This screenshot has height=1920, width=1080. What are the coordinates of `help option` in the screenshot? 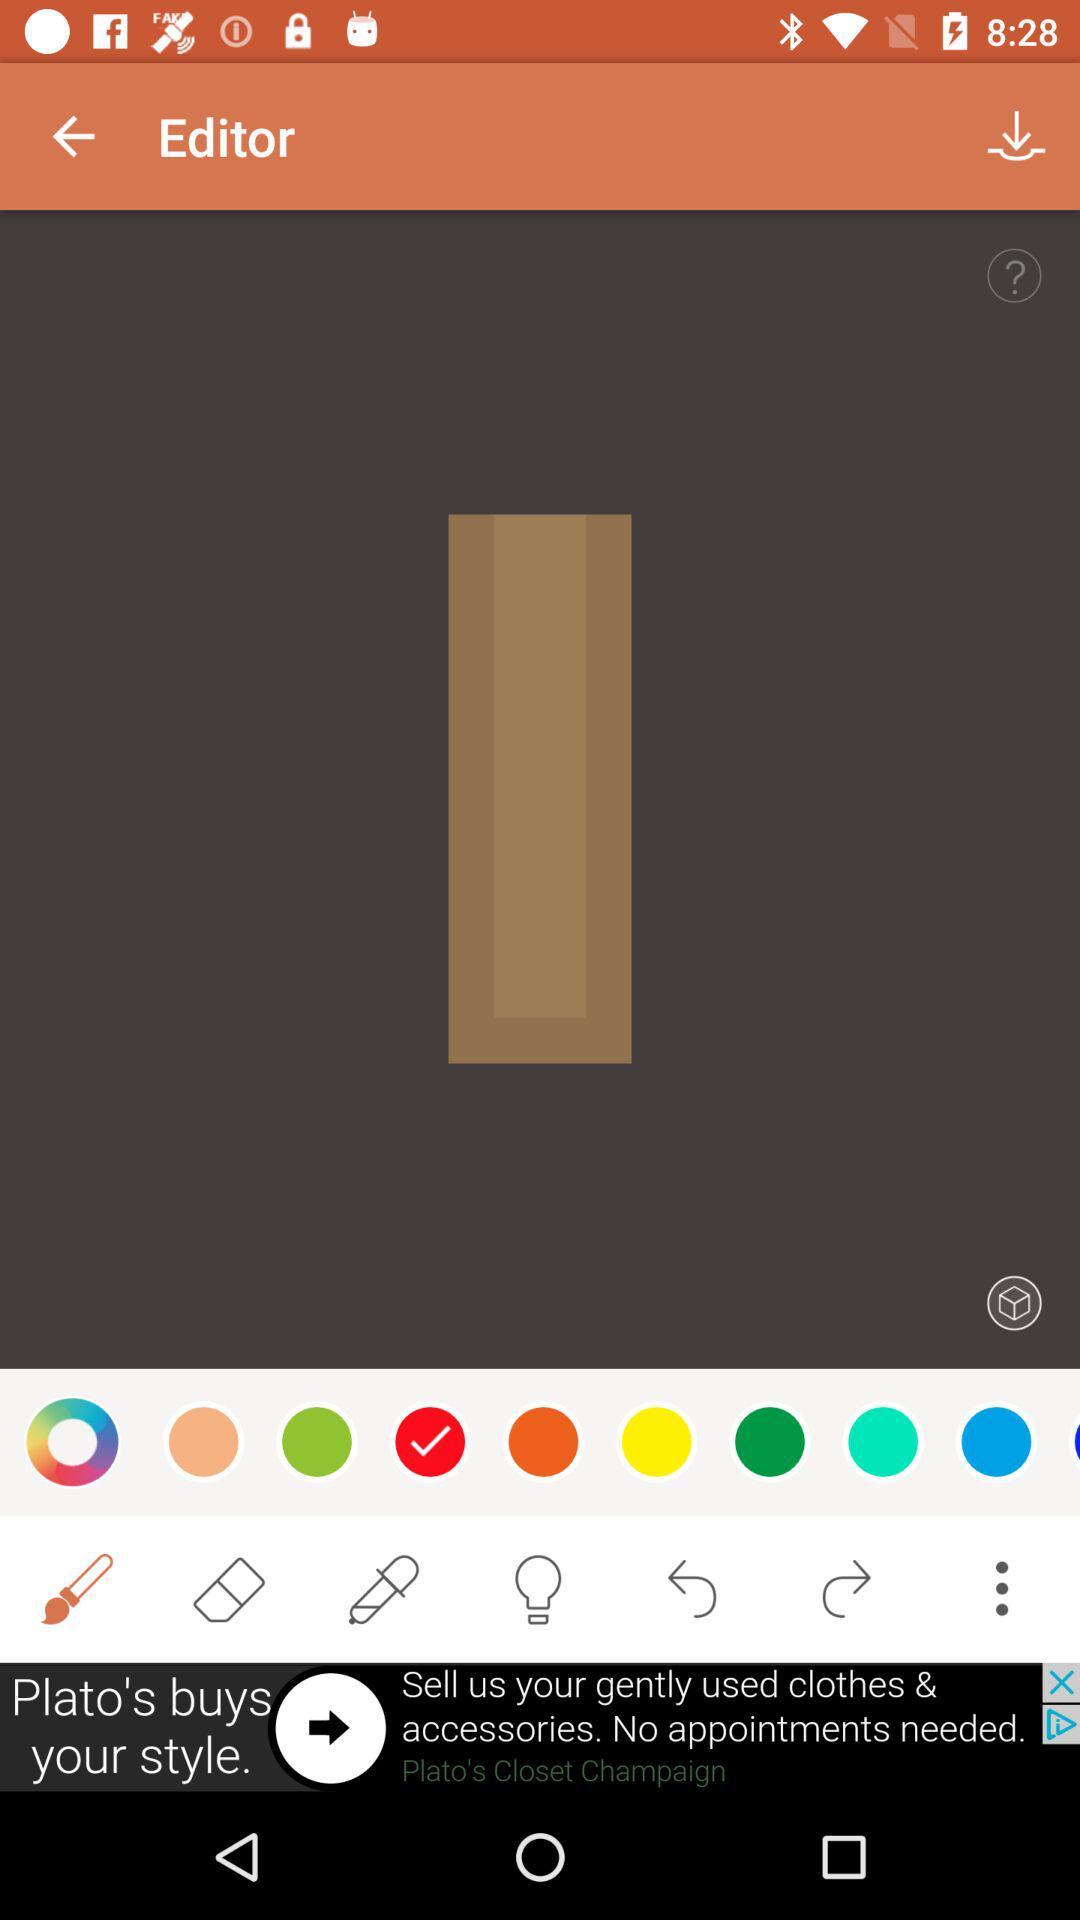 It's located at (1014, 274).